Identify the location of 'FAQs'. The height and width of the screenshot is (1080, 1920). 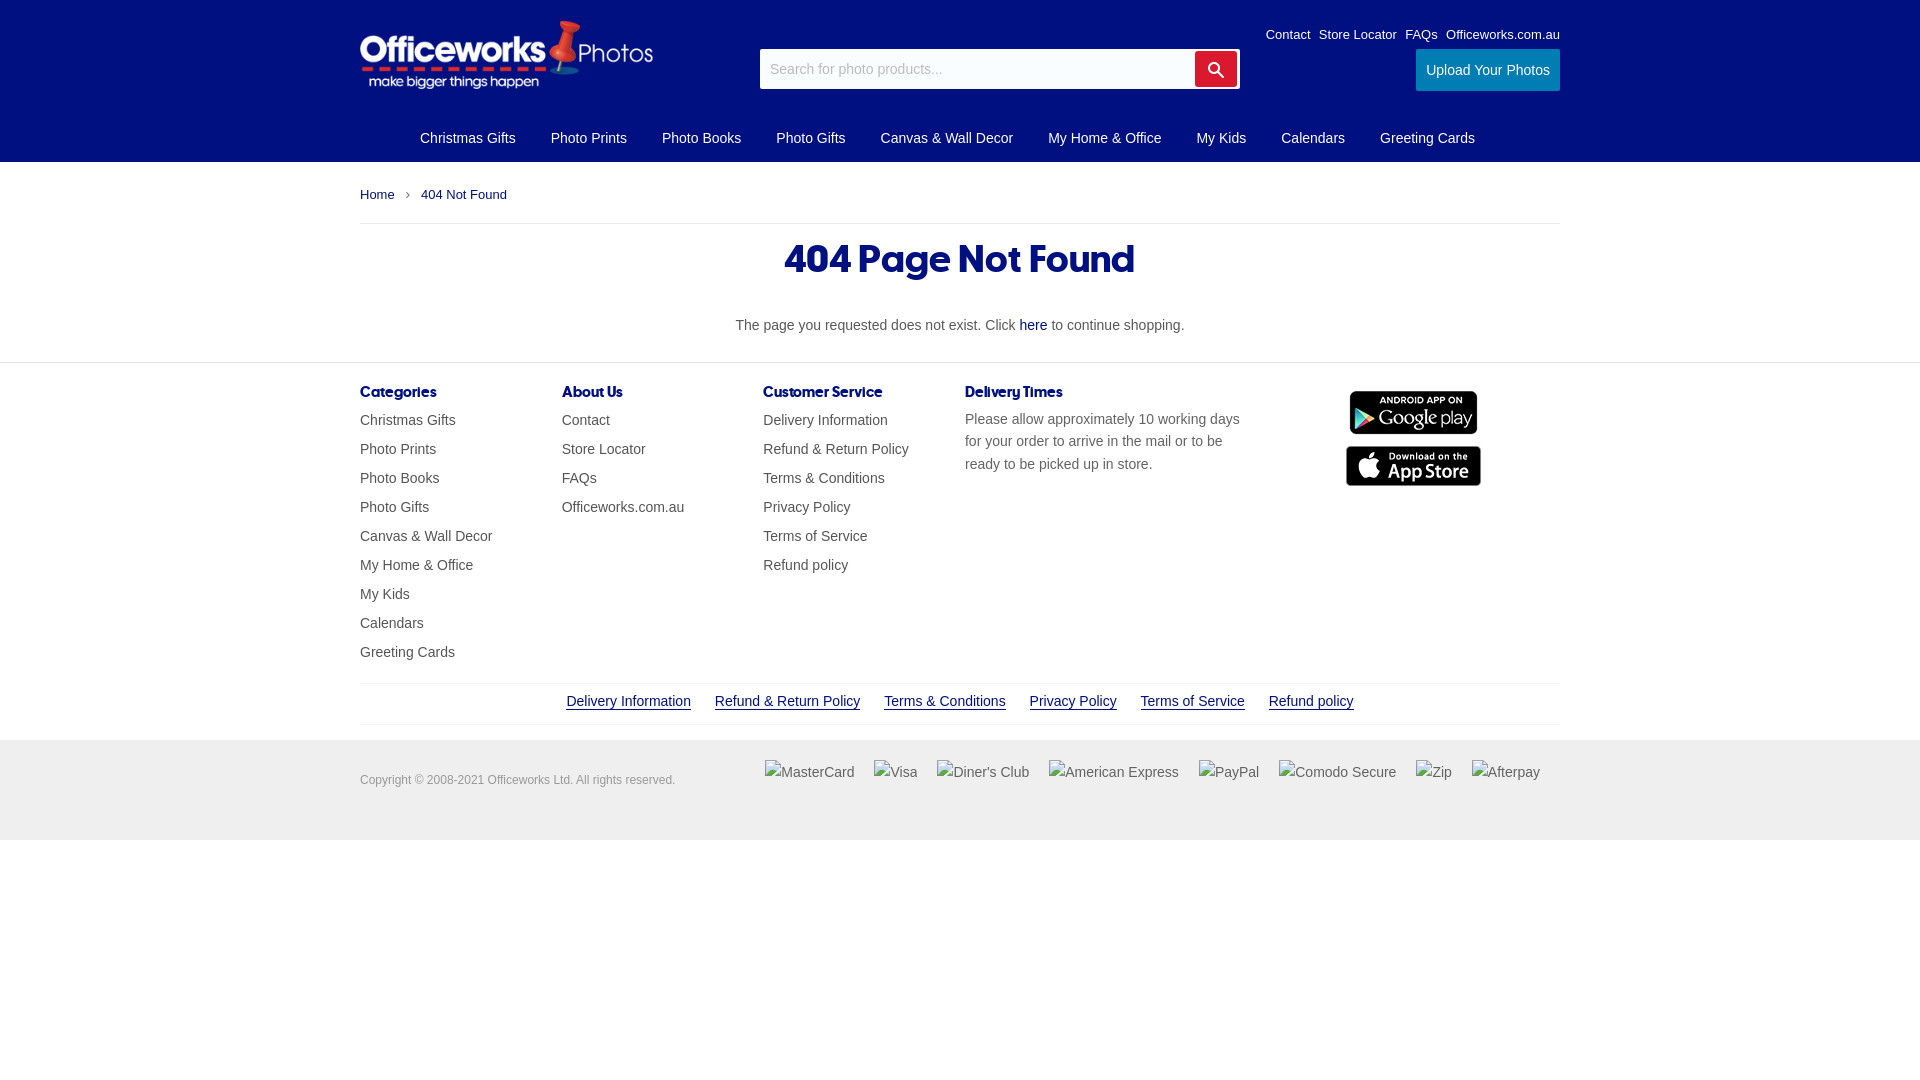
(560, 478).